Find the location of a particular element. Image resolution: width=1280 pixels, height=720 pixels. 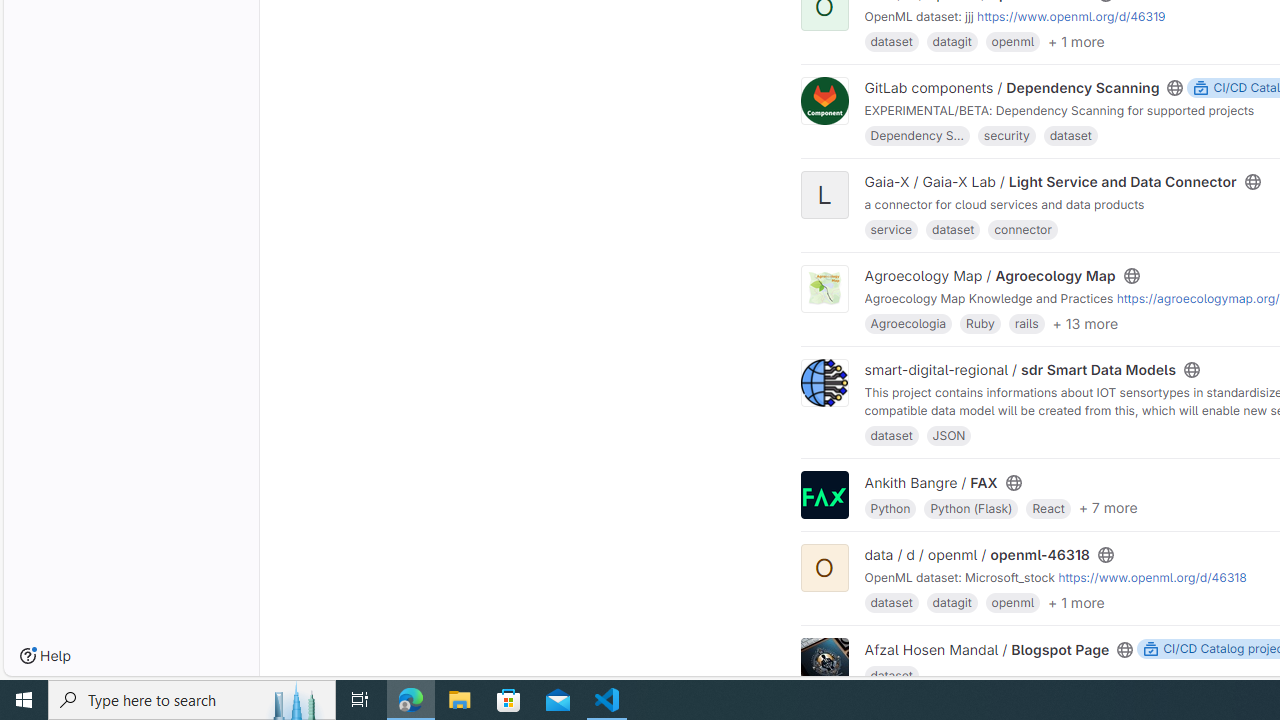

'Class: s16' is located at coordinates (1125, 649).